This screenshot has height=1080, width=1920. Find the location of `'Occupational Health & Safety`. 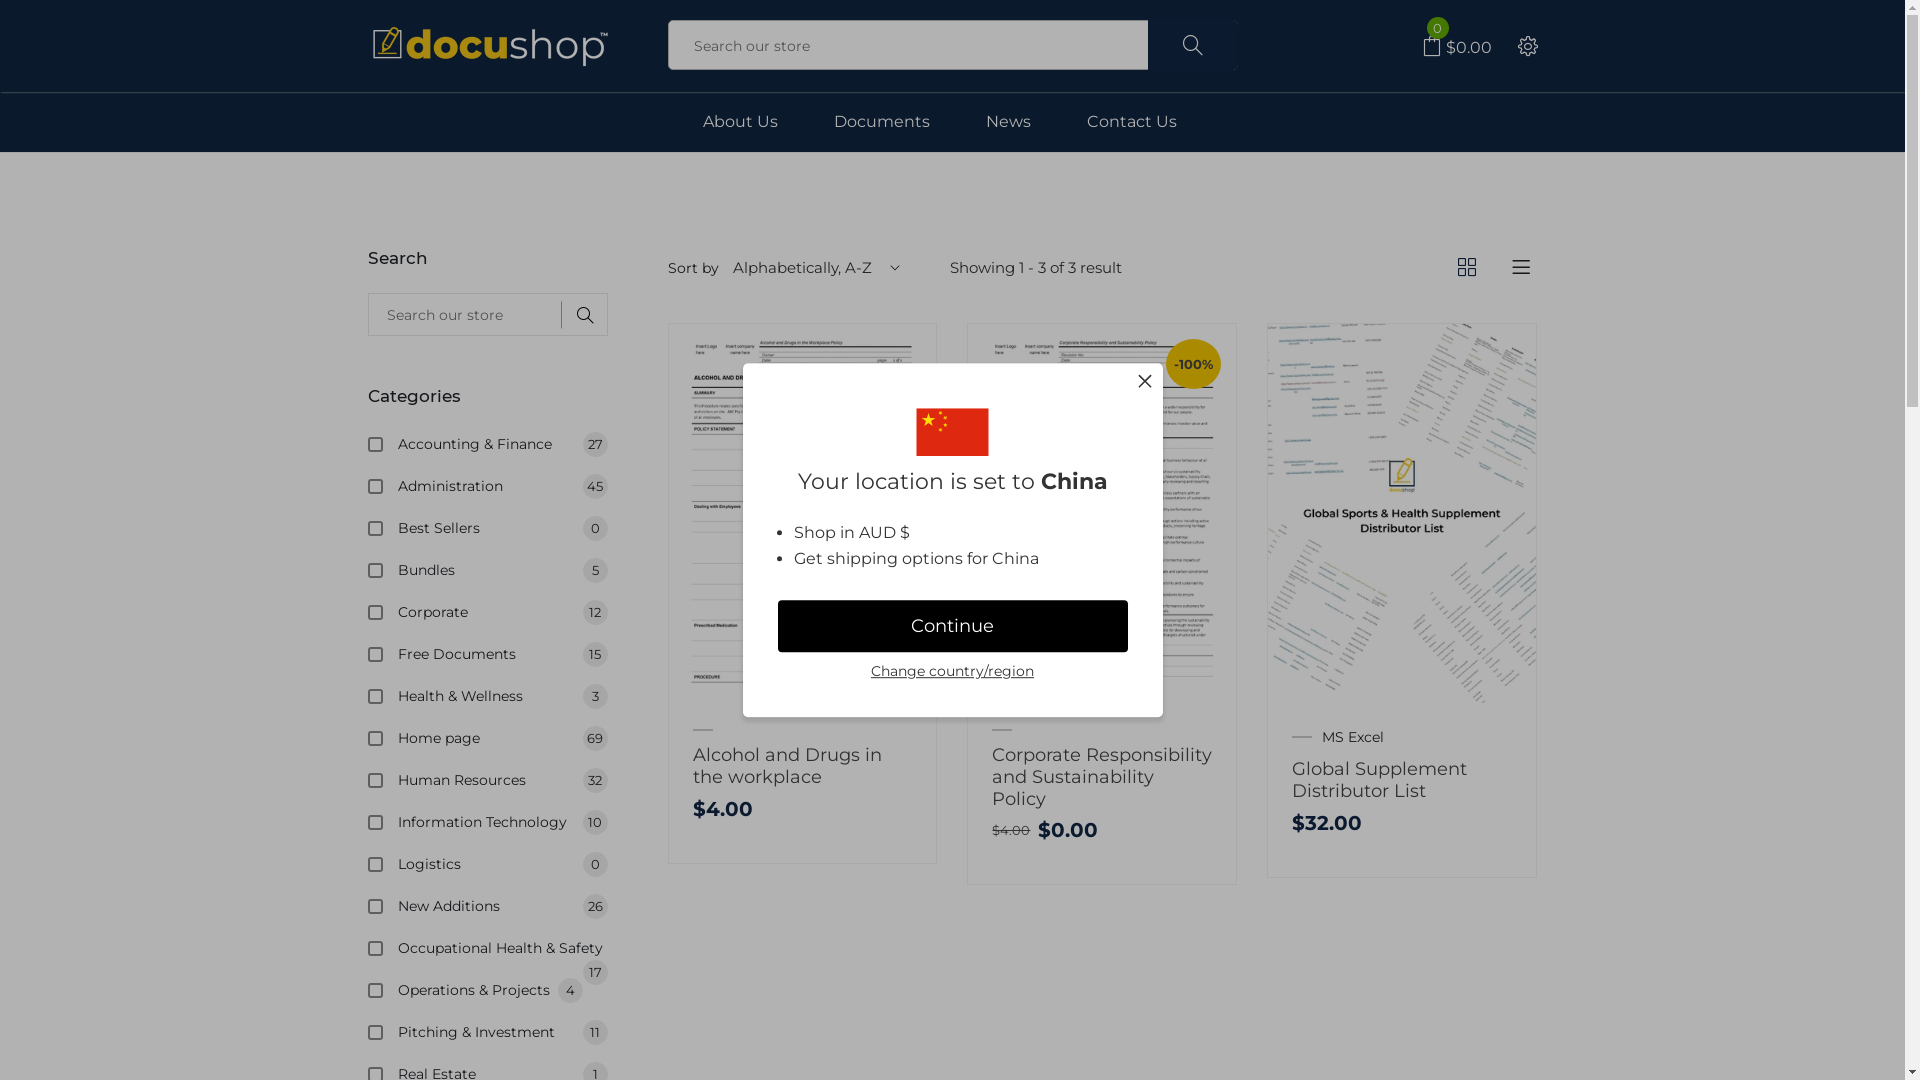

'Occupational Health & Safety is located at coordinates (398, 947).